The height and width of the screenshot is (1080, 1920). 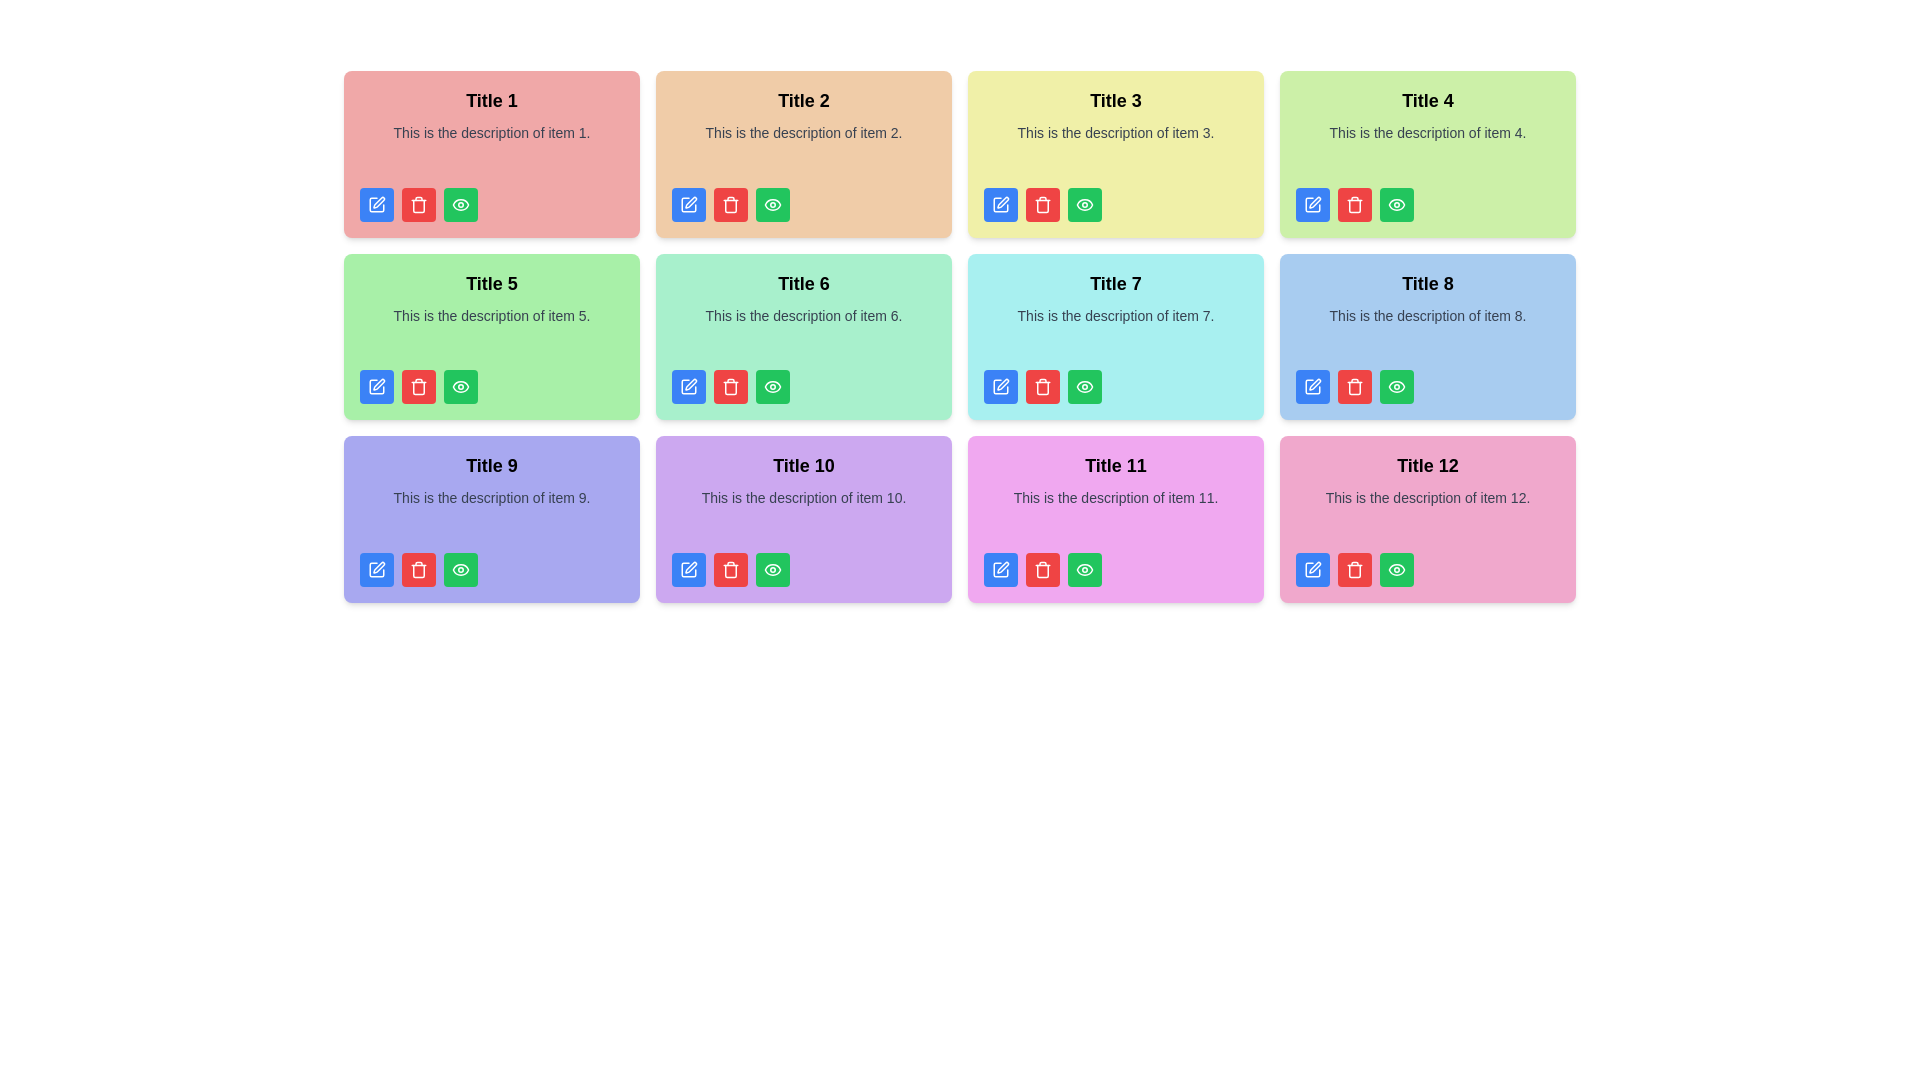 What do you see at coordinates (459, 386) in the screenshot?
I see `the third button in the action buttons row associated with 'Title 5'` at bounding box center [459, 386].